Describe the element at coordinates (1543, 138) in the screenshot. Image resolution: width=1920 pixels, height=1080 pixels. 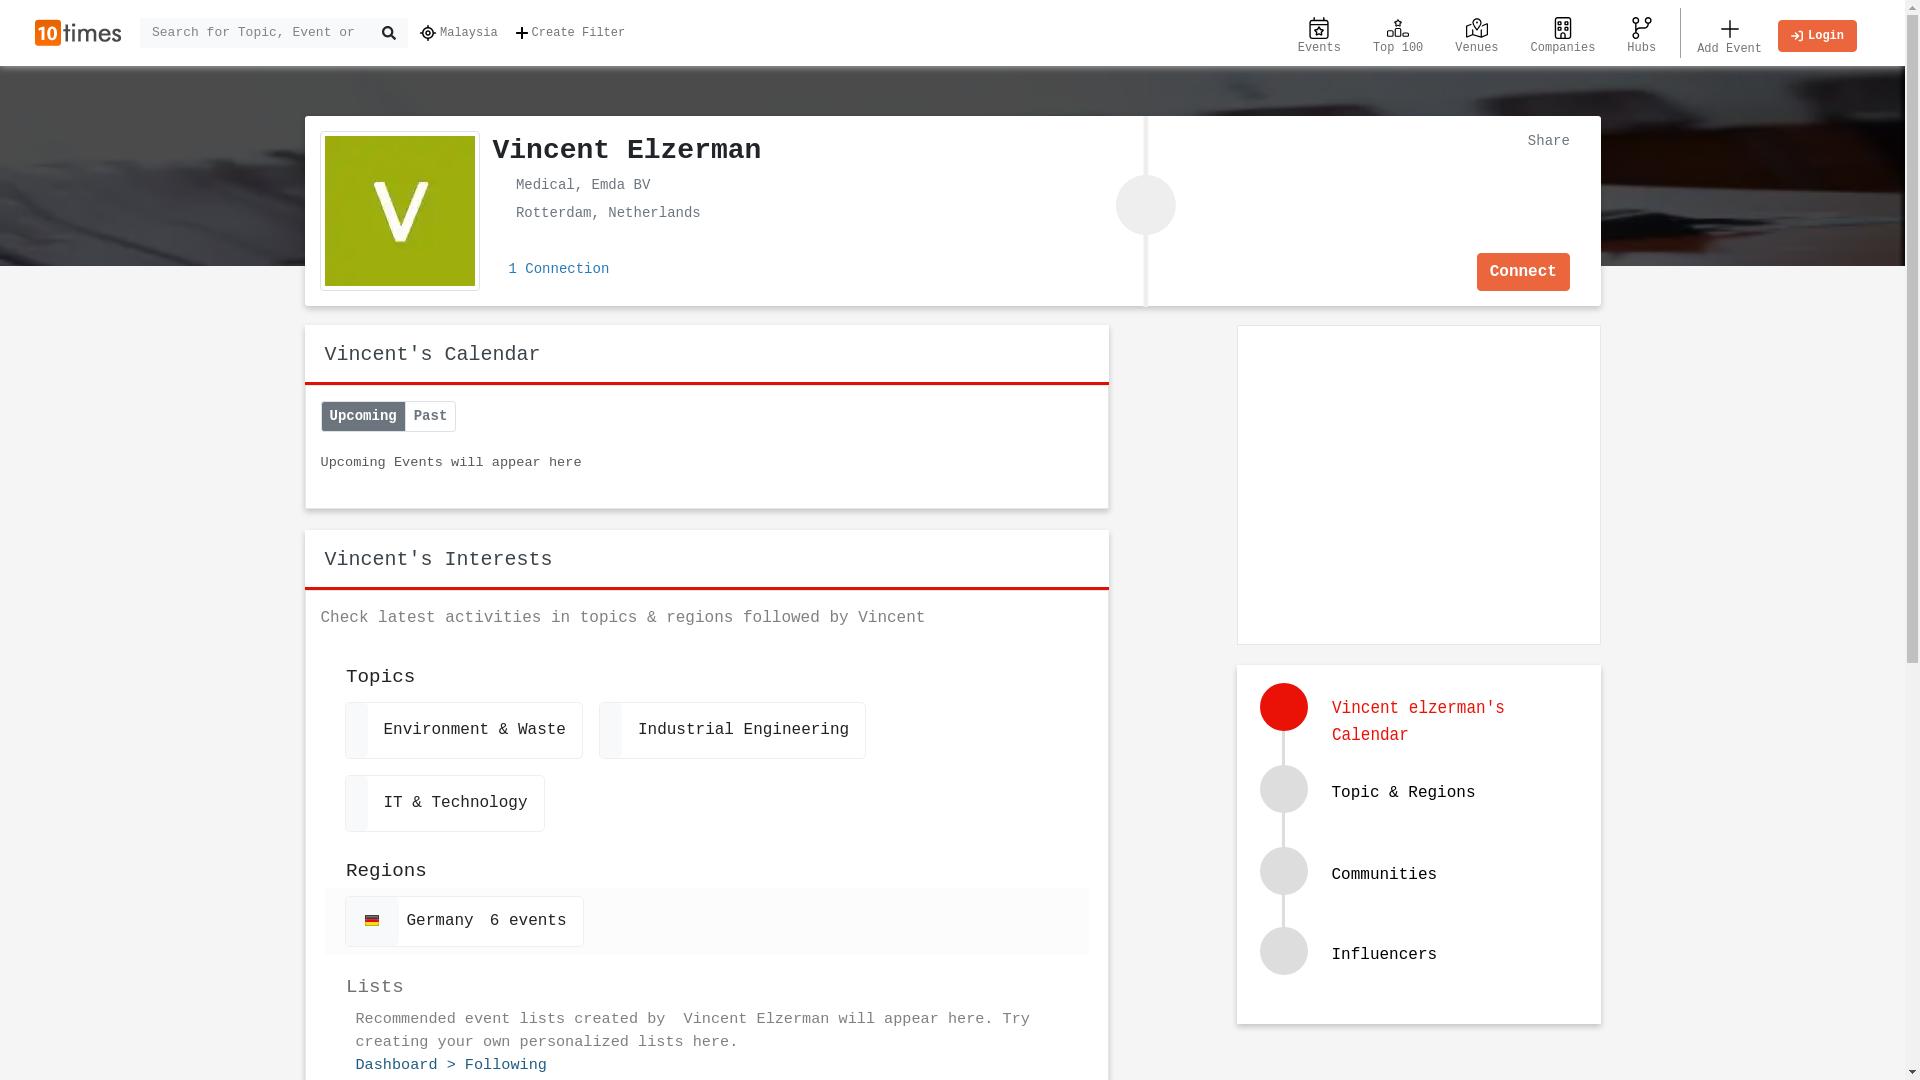
I see `'Share'` at that location.